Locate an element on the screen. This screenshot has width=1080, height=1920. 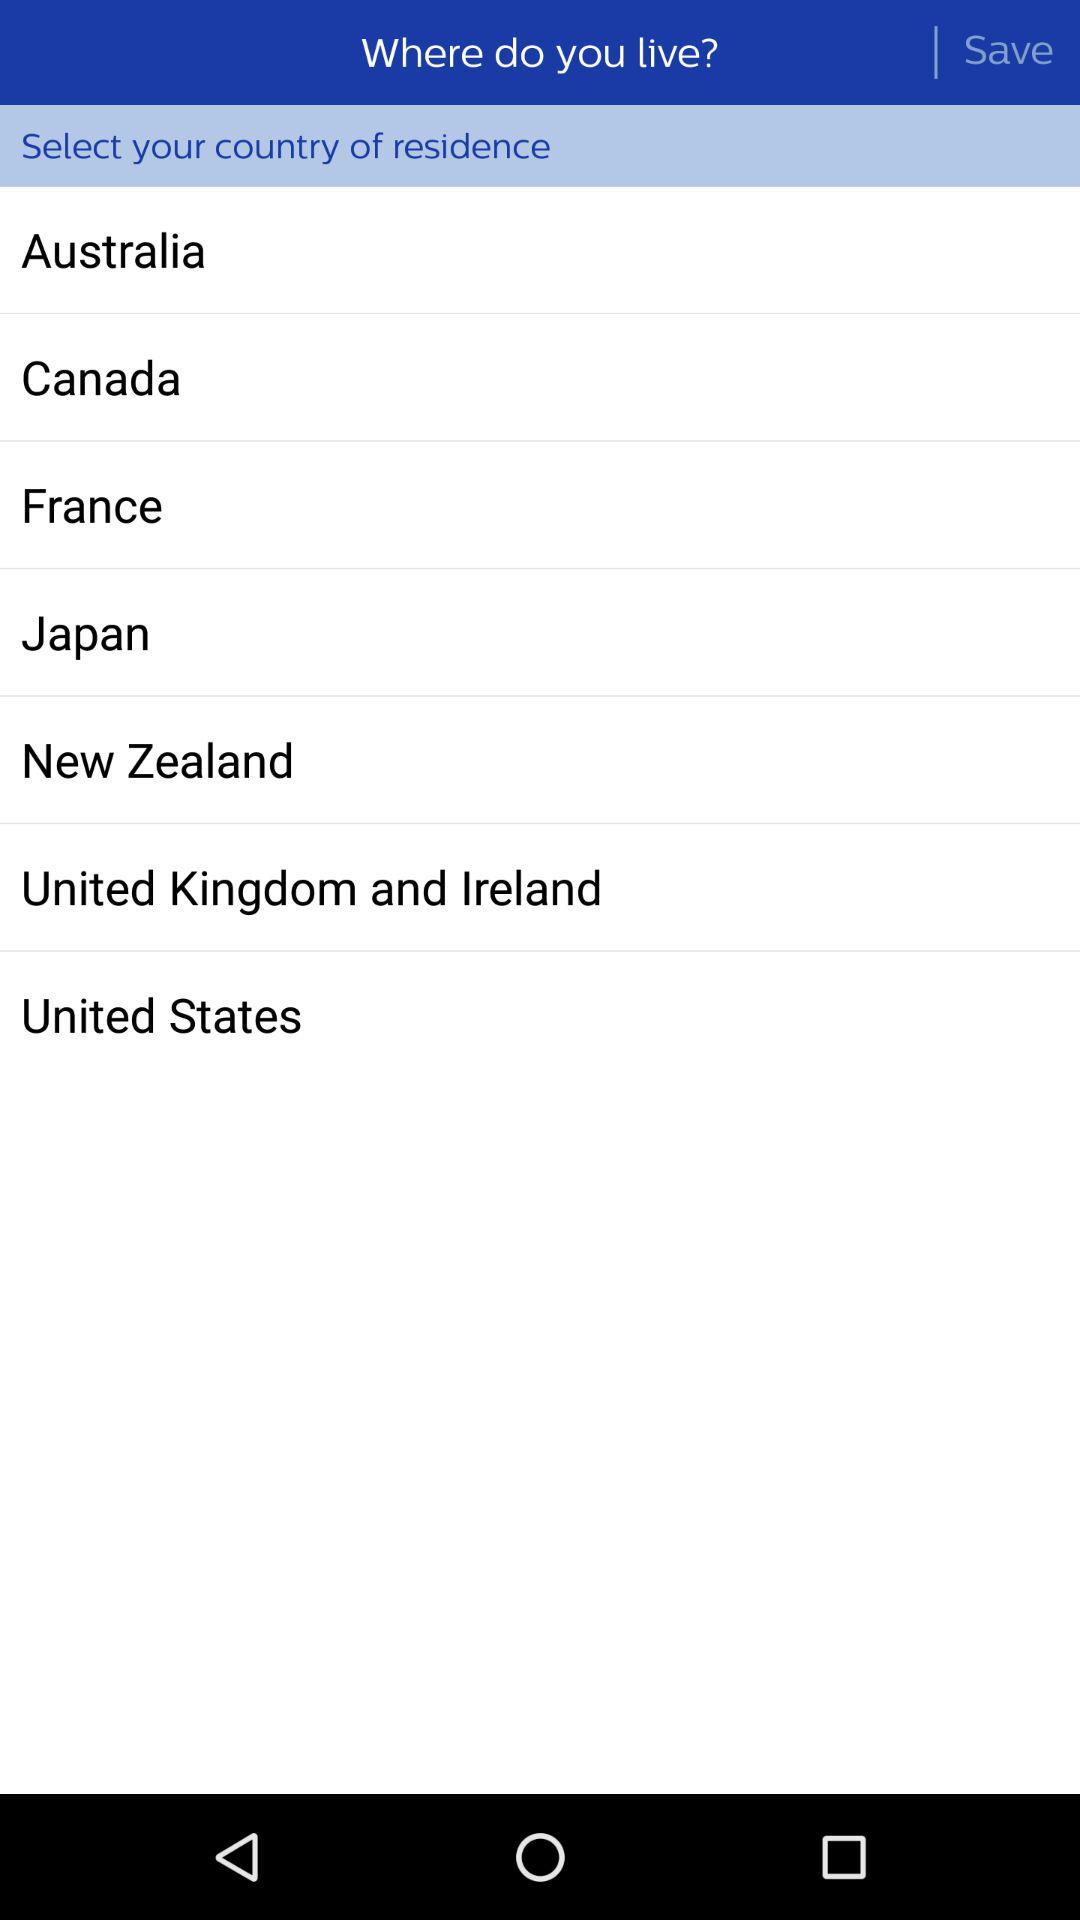
australia is located at coordinates (540, 248).